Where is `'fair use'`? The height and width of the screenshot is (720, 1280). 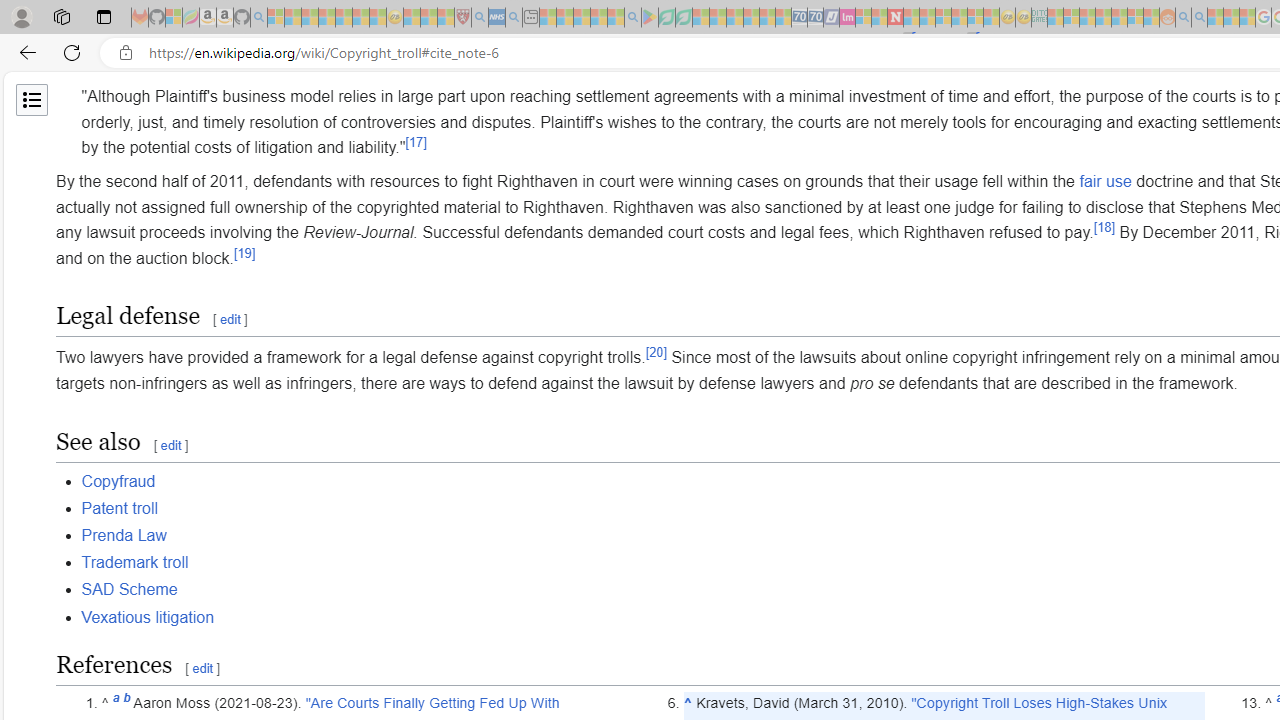
'fair use' is located at coordinates (1104, 181).